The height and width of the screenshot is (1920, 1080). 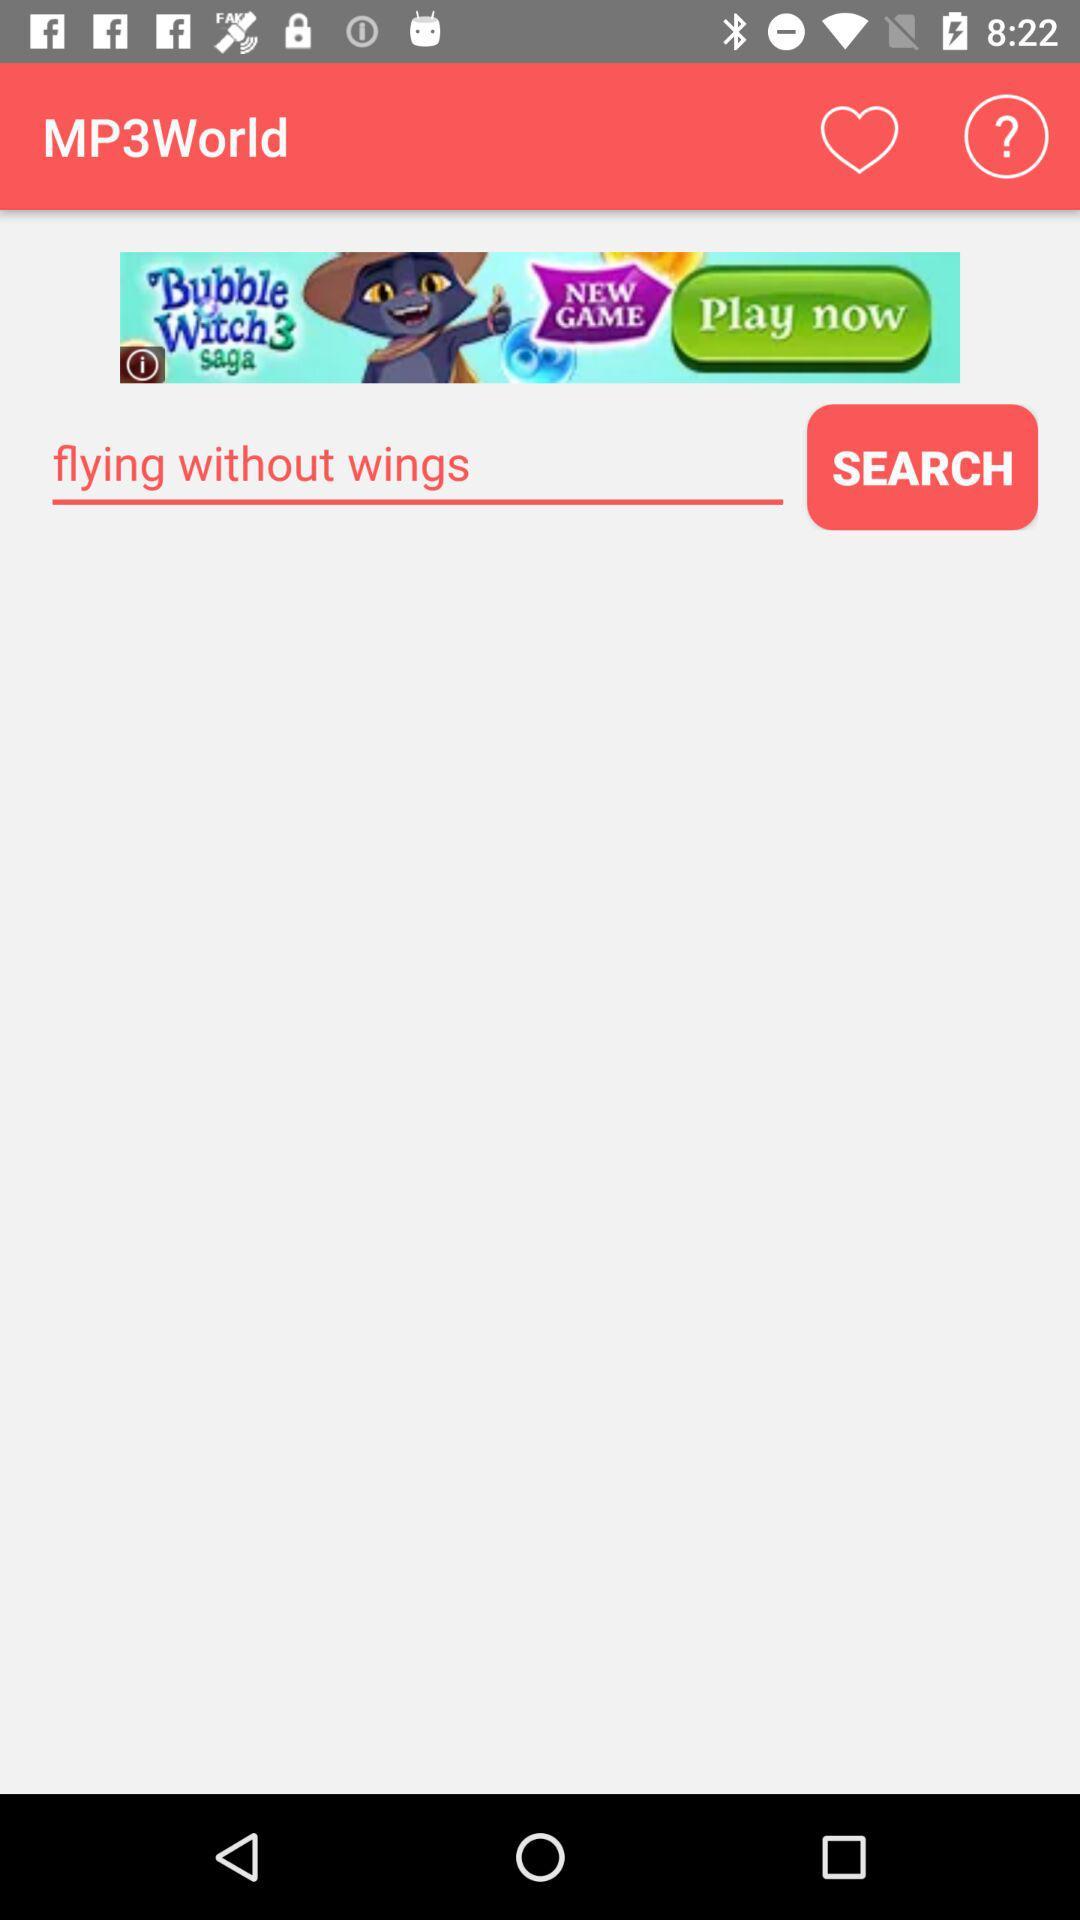 I want to click on advertisement link, so click(x=540, y=316).